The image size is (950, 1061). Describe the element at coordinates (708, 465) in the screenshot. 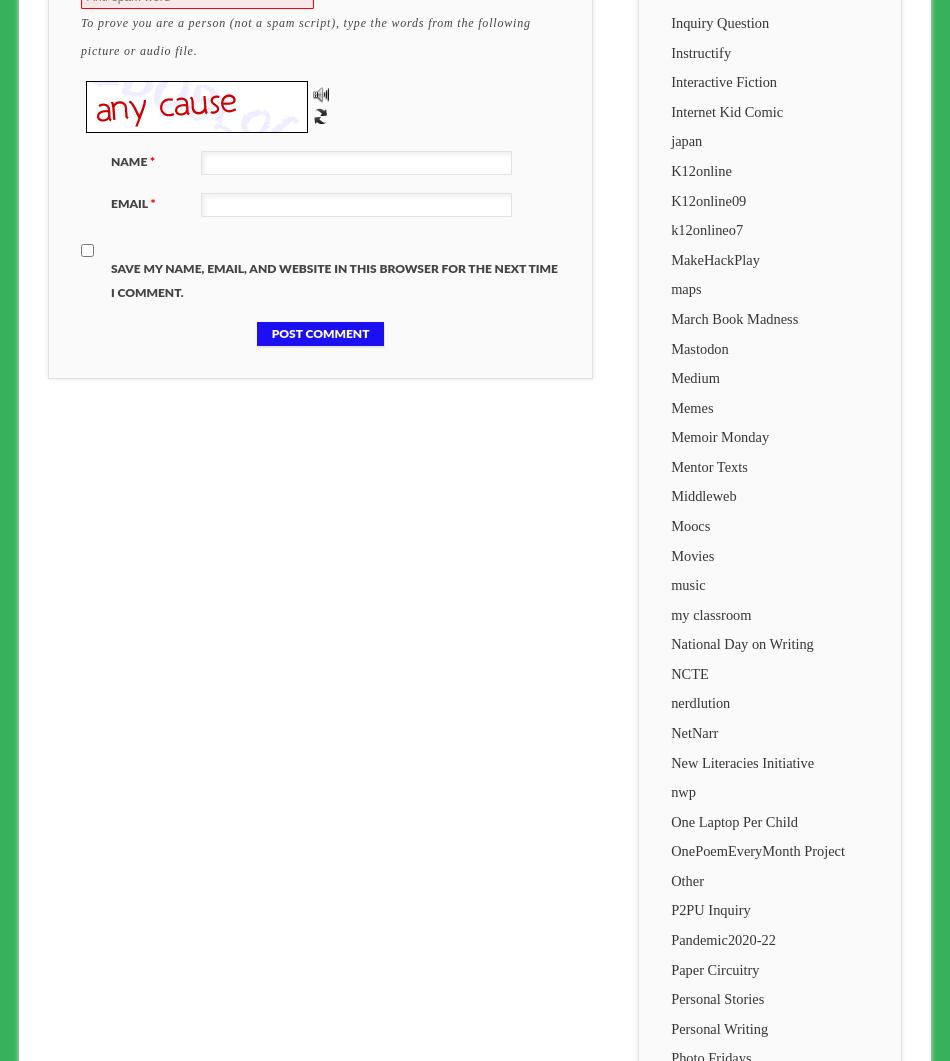

I see `'Mentor Texts'` at that location.